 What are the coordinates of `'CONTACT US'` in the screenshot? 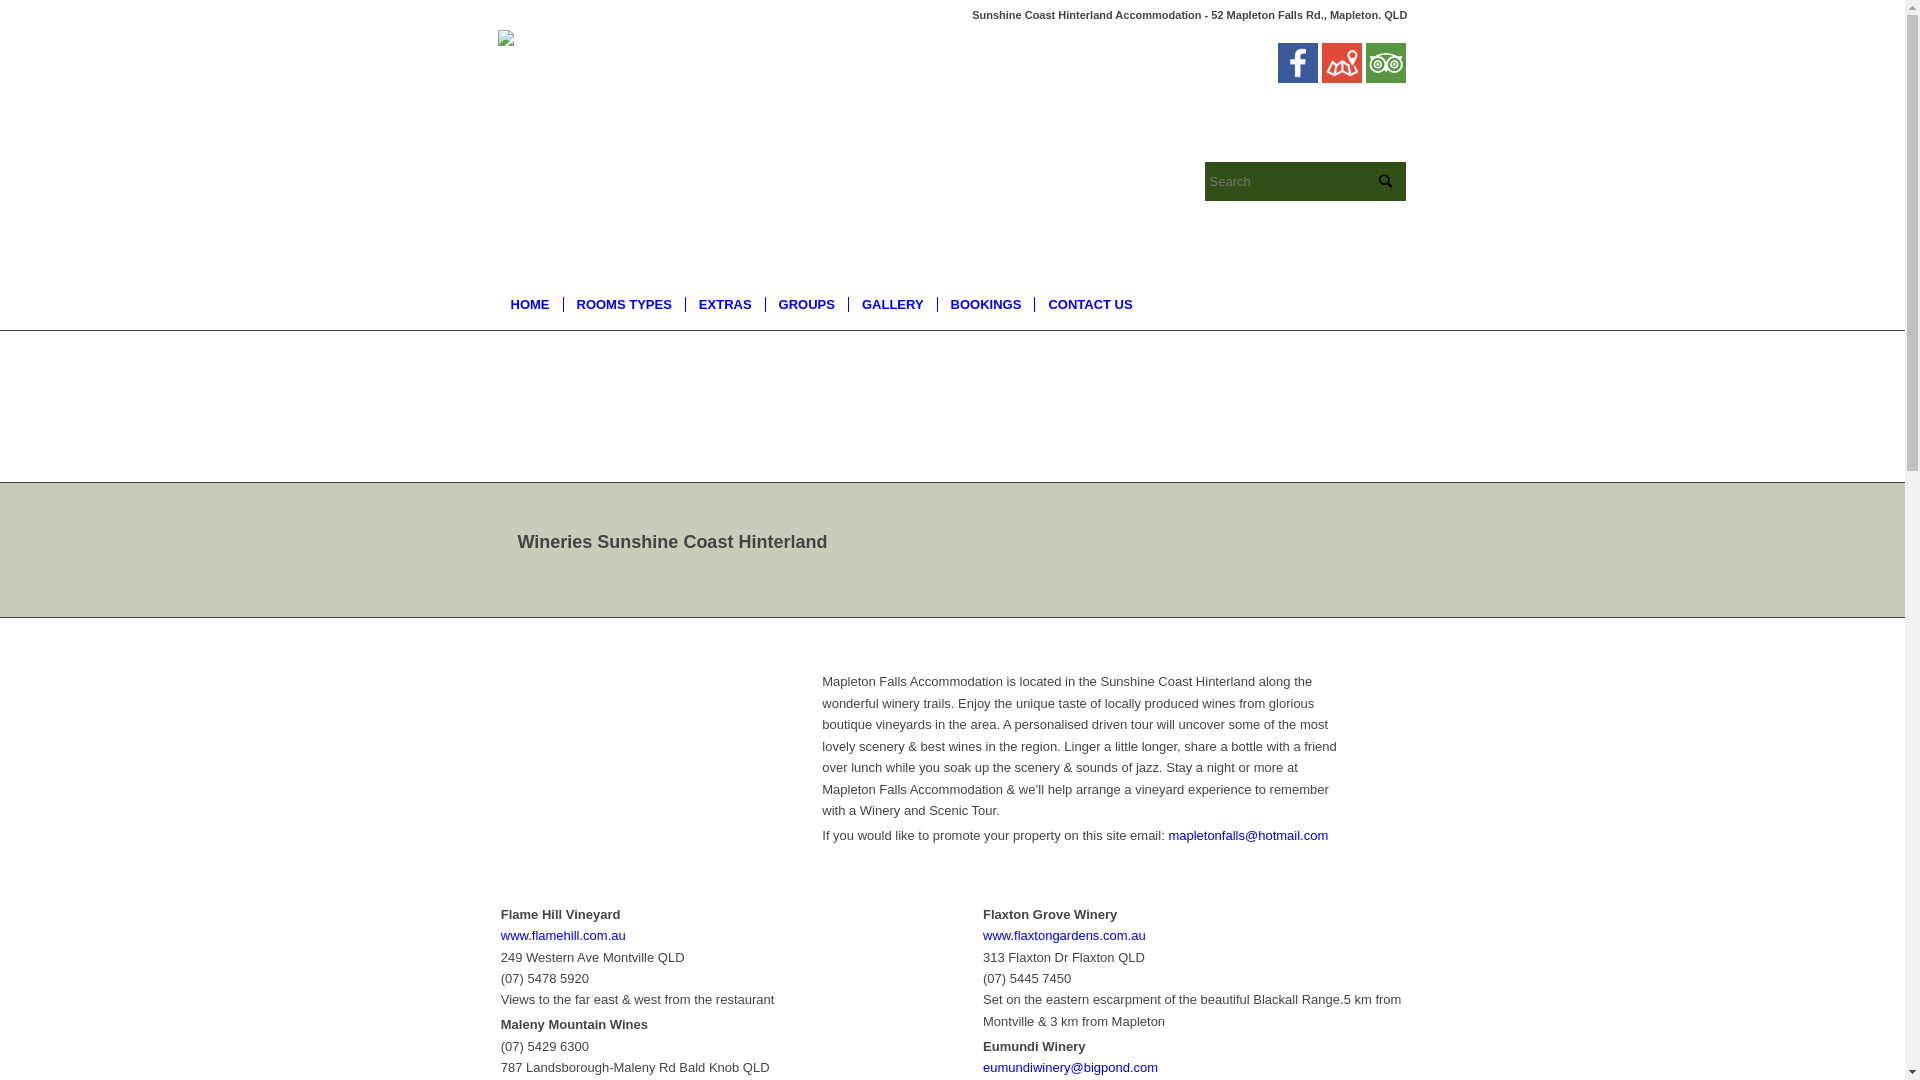 It's located at (1033, 304).